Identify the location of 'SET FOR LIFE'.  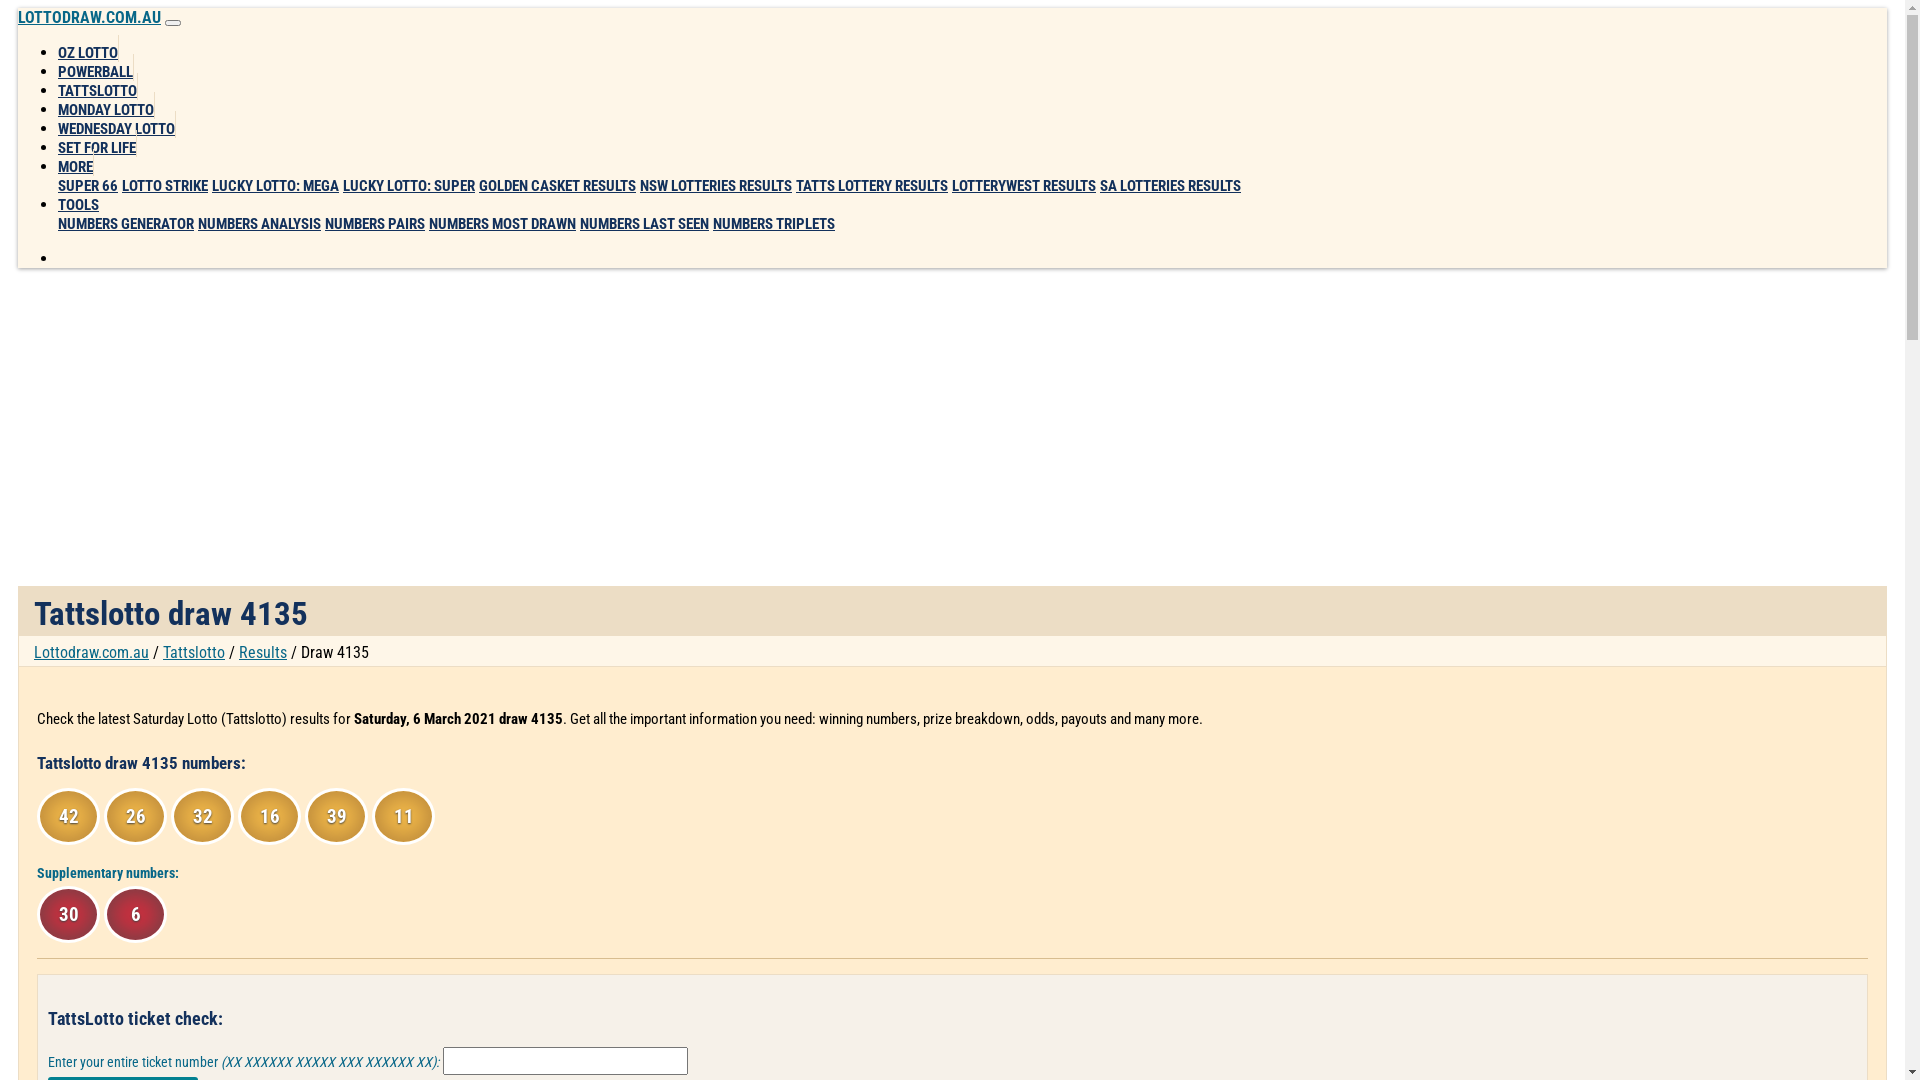
(96, 142).